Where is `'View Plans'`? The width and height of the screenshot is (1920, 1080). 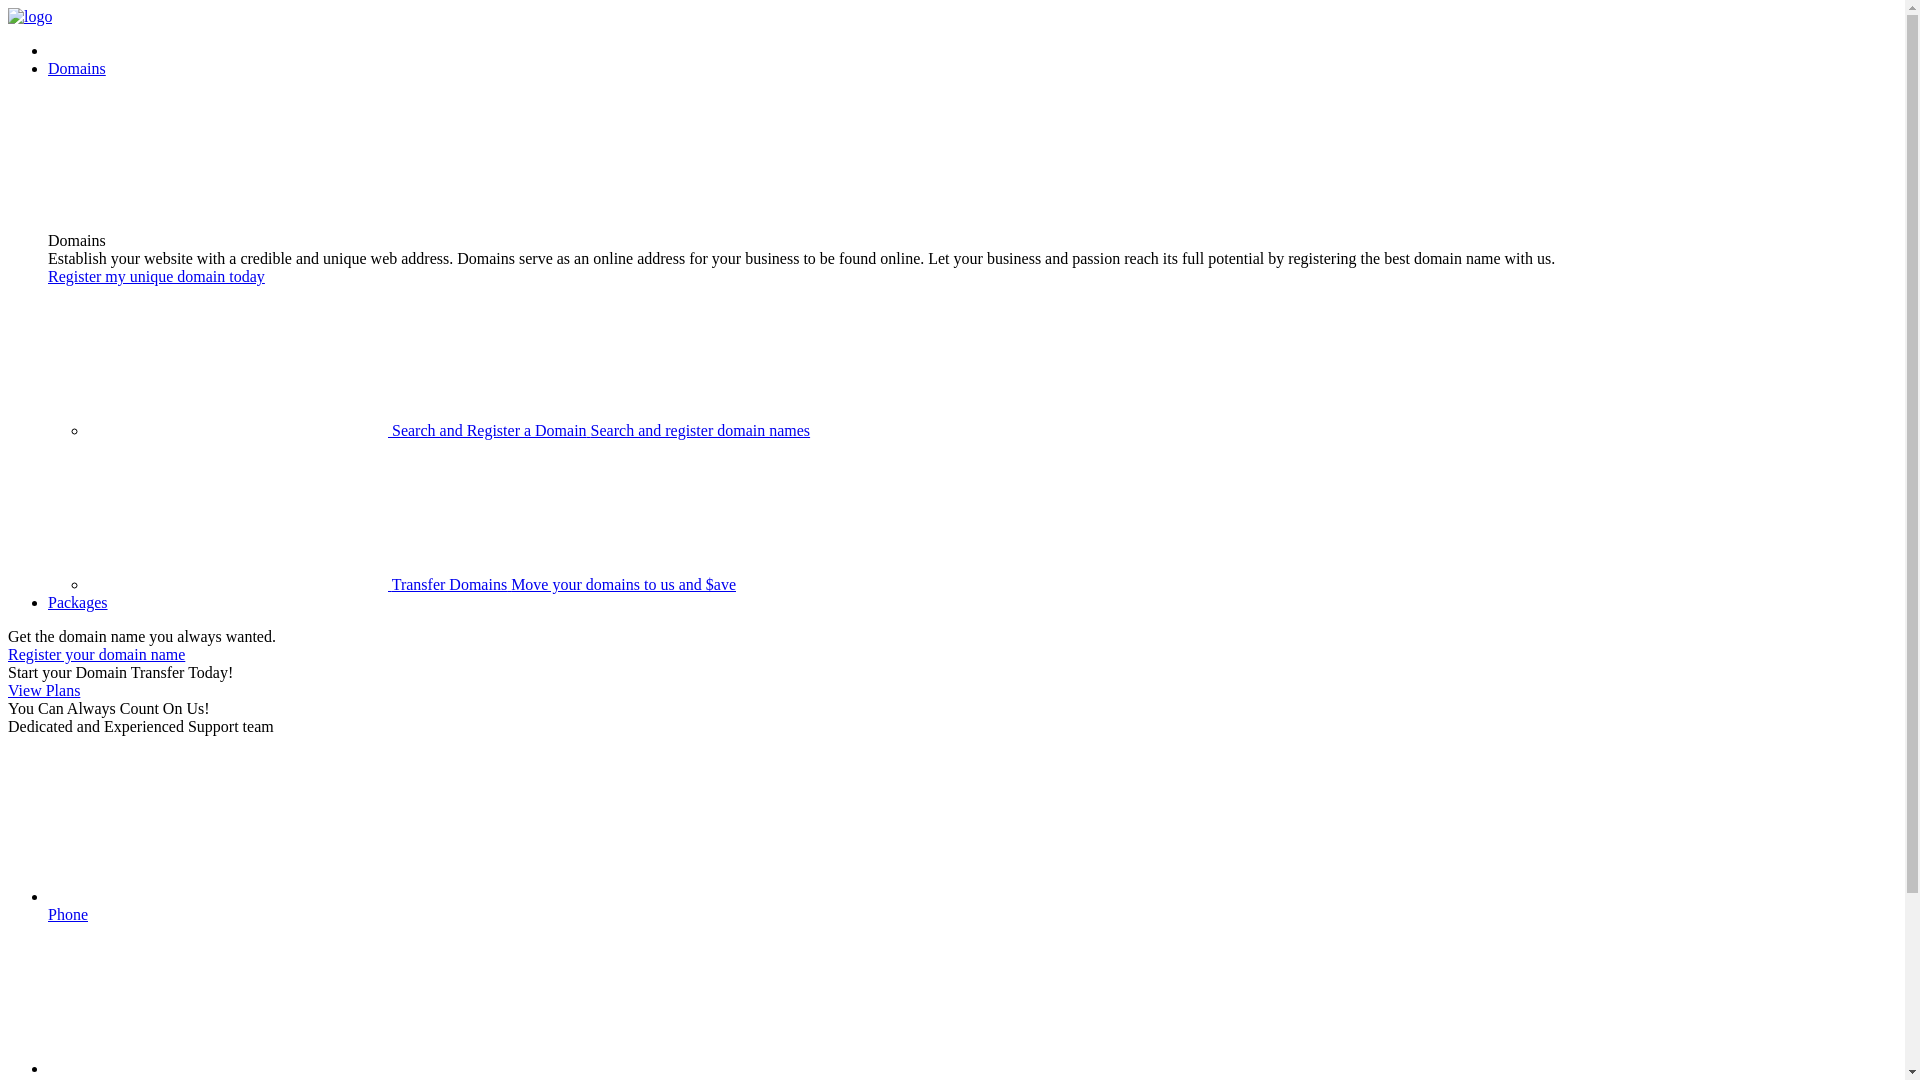 'View Plans' is located at coordinates (43, 689).